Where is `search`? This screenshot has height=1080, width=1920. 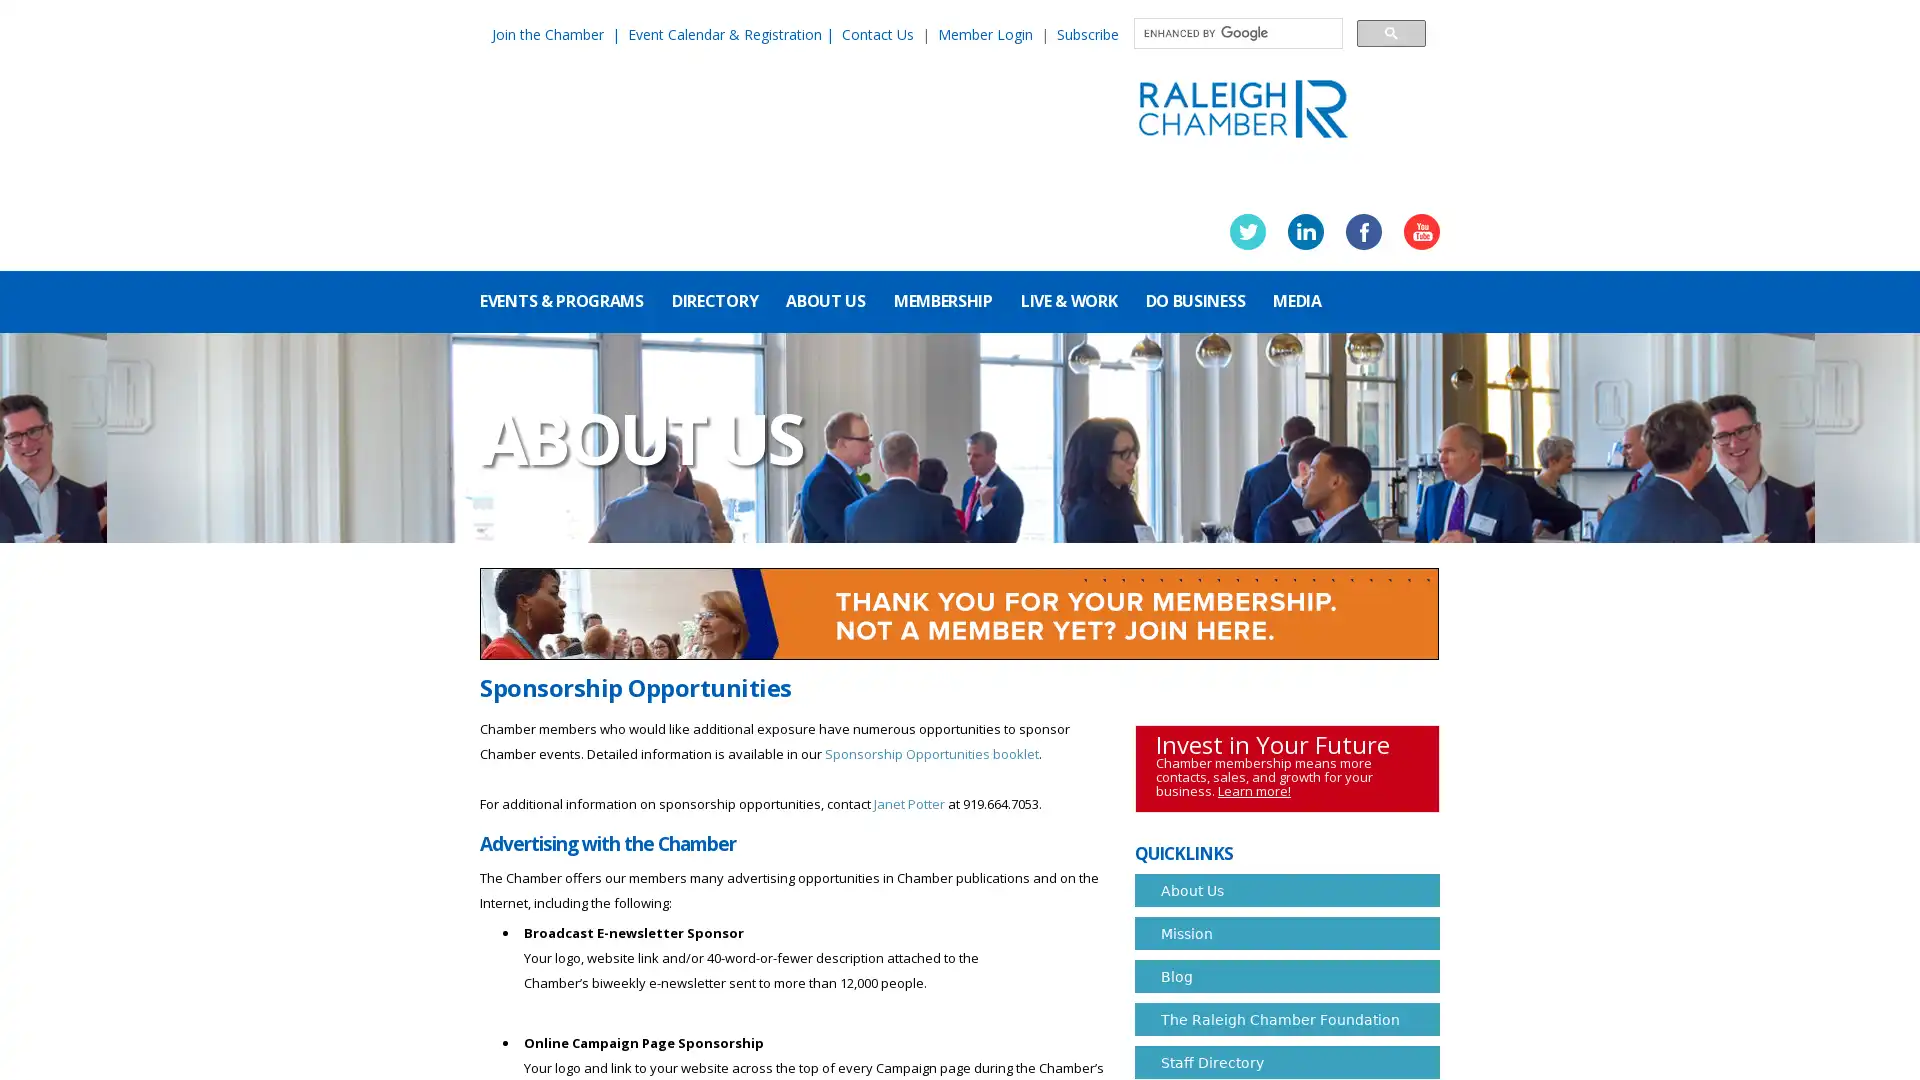
search is located at coordinates (1390, 32).